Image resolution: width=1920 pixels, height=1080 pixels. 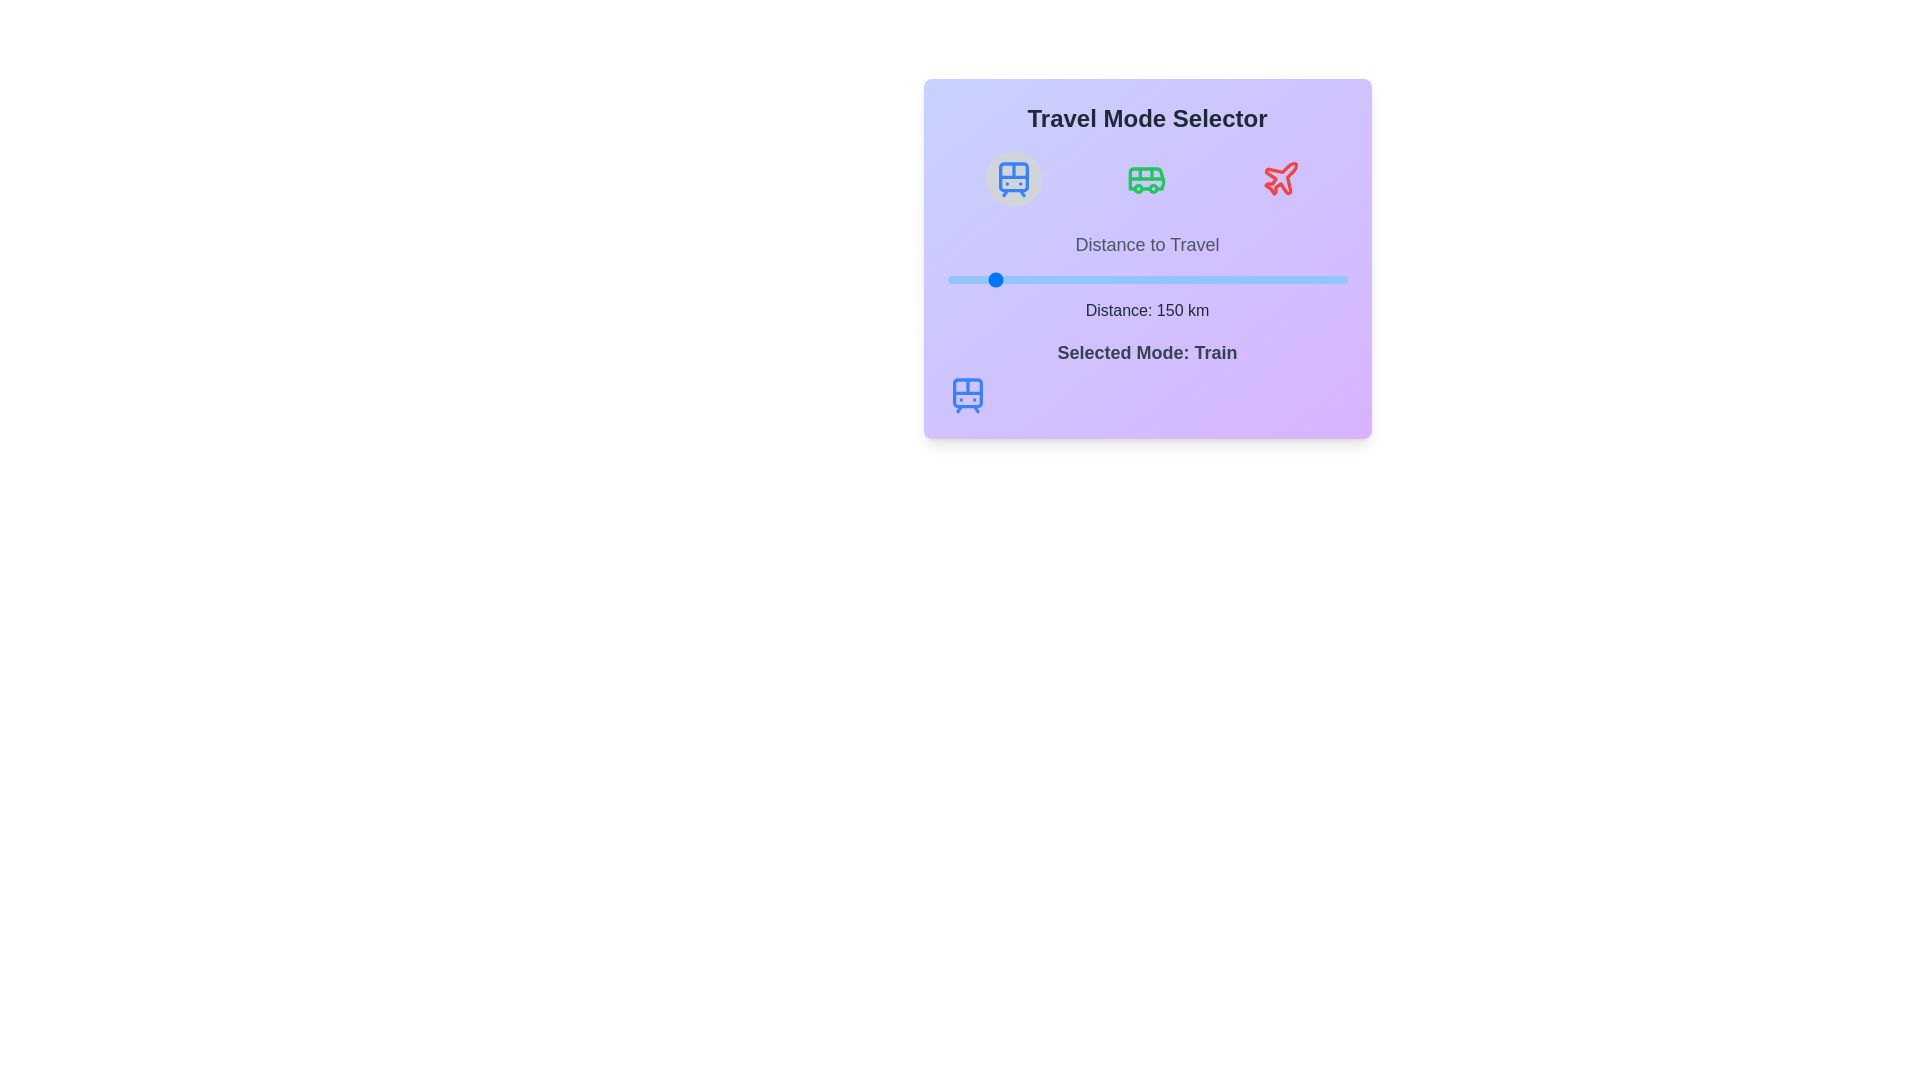 I want to click on the icon to select the travel mode Train, so click(x=1014, y=177).